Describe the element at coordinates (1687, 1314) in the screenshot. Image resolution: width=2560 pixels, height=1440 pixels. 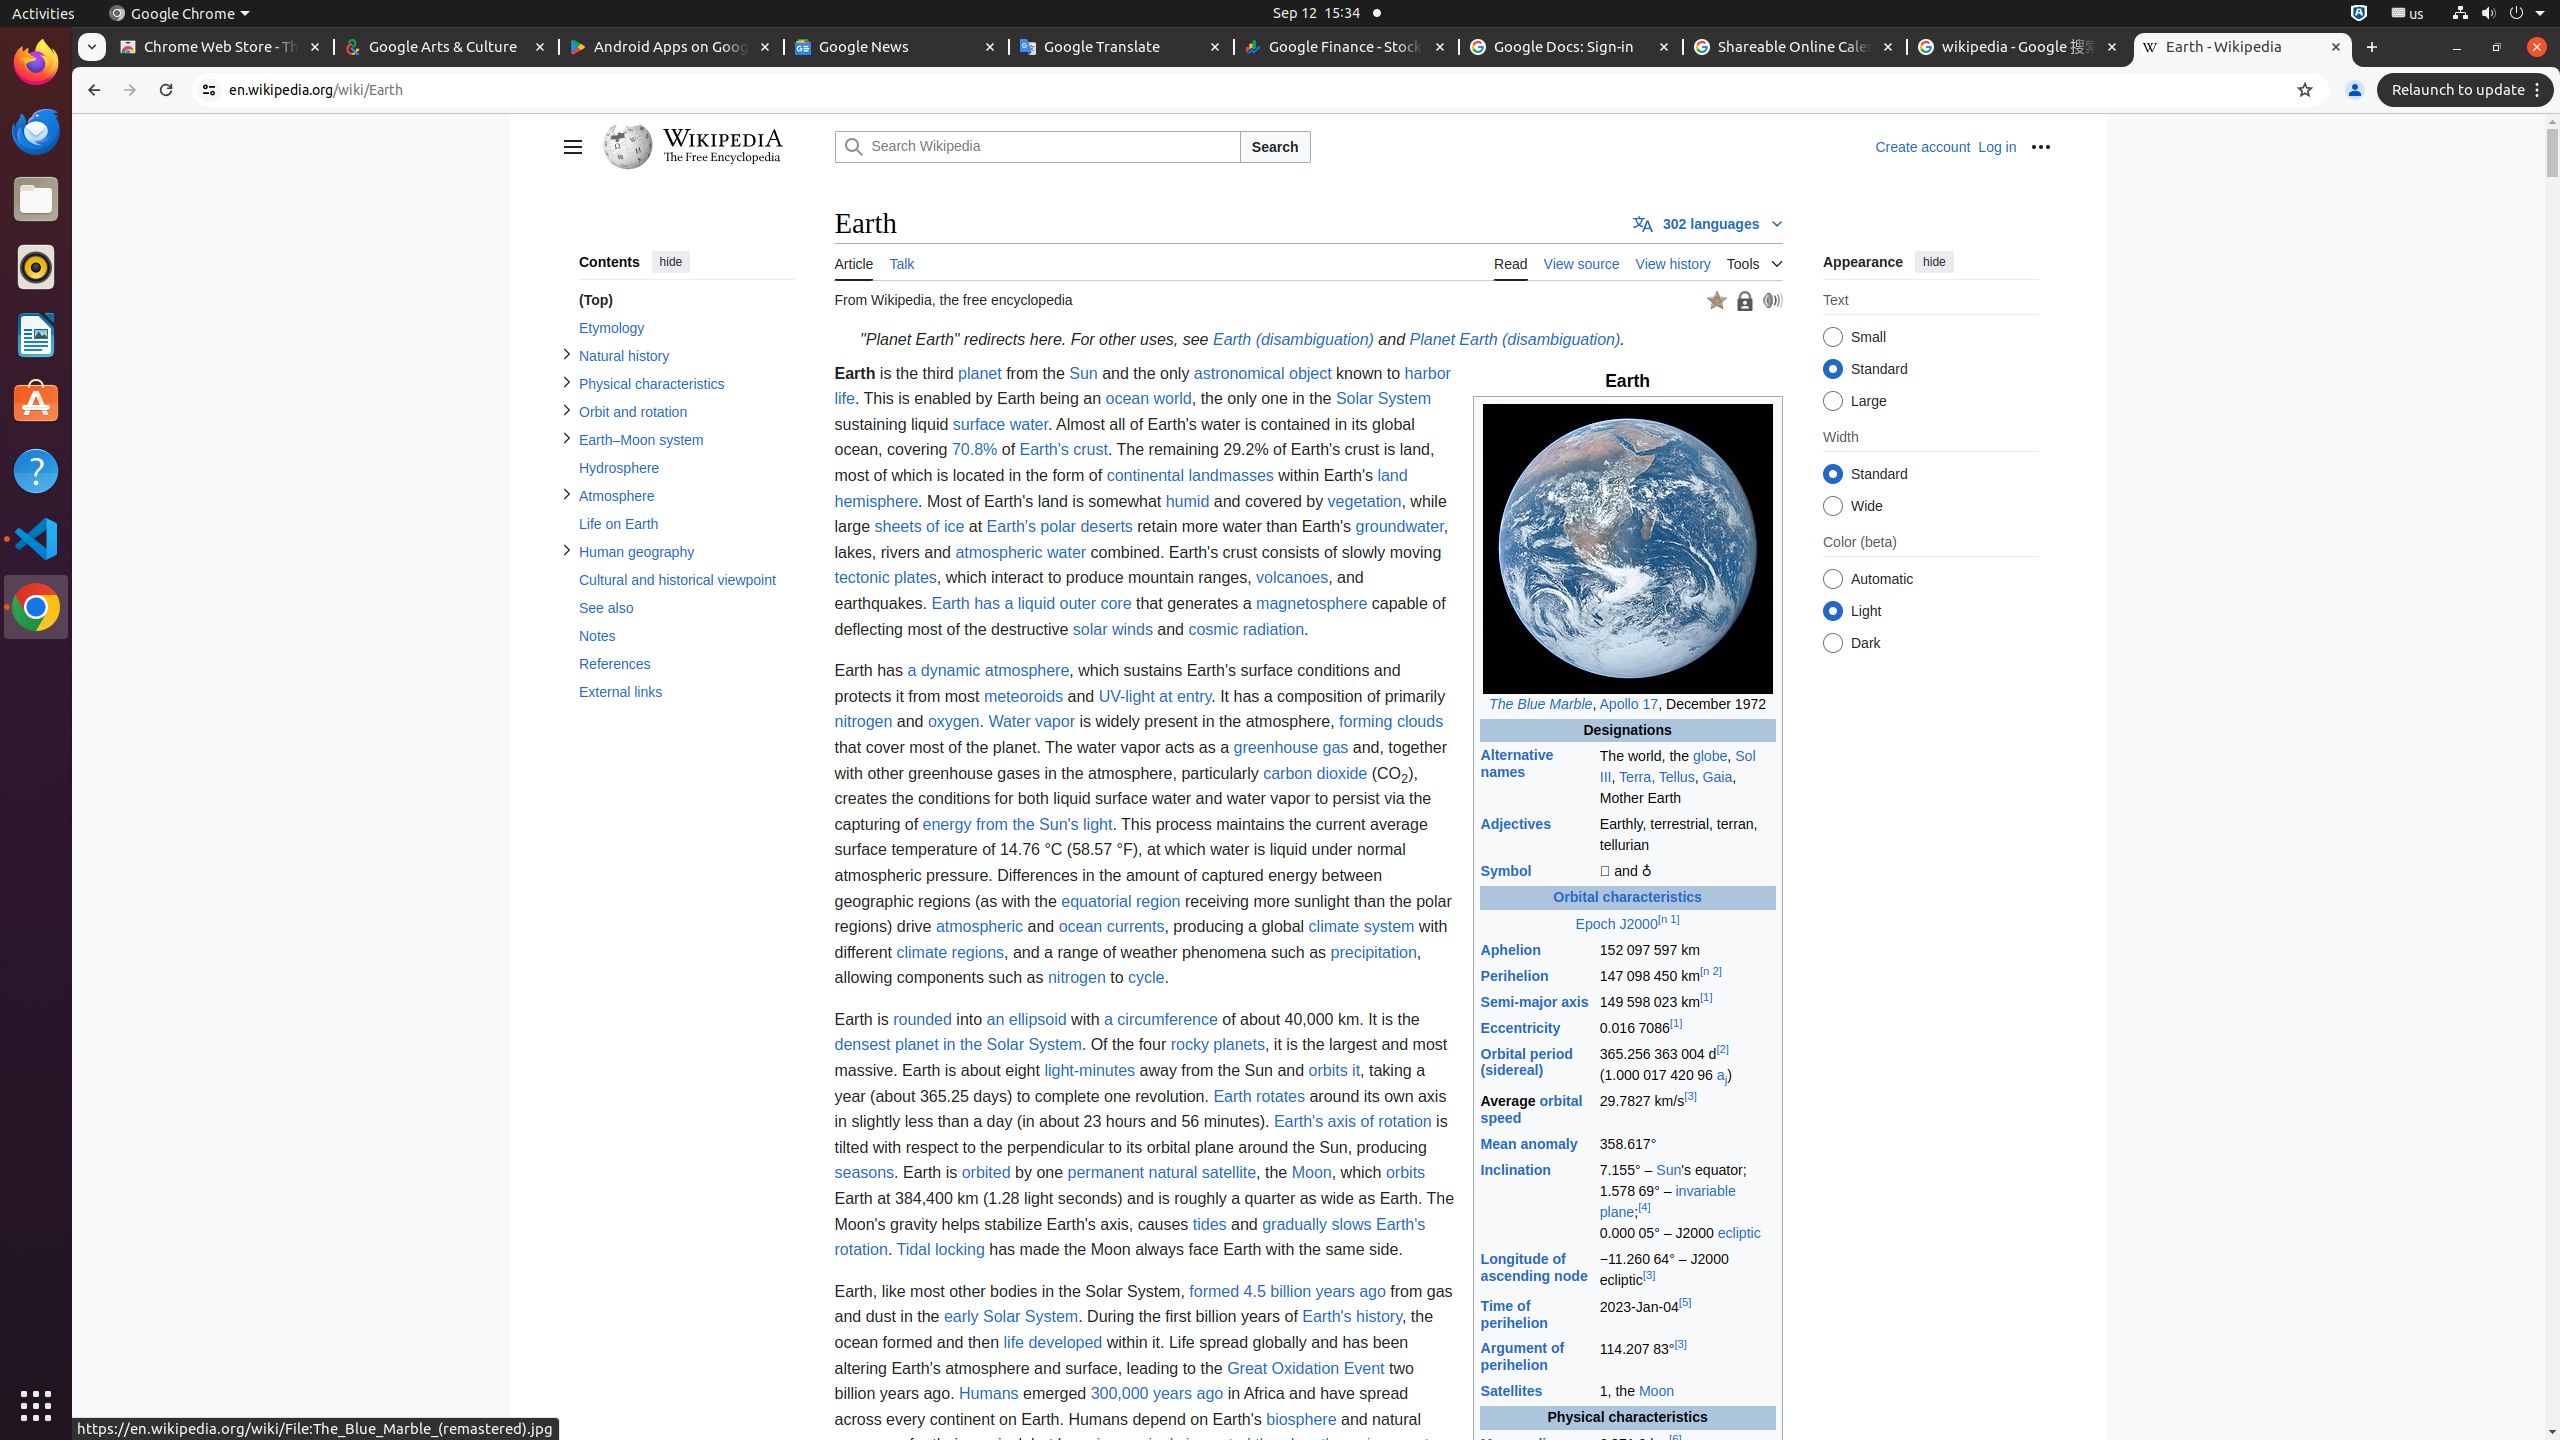
I see `'2023-Jan-04[5]'` at that location.